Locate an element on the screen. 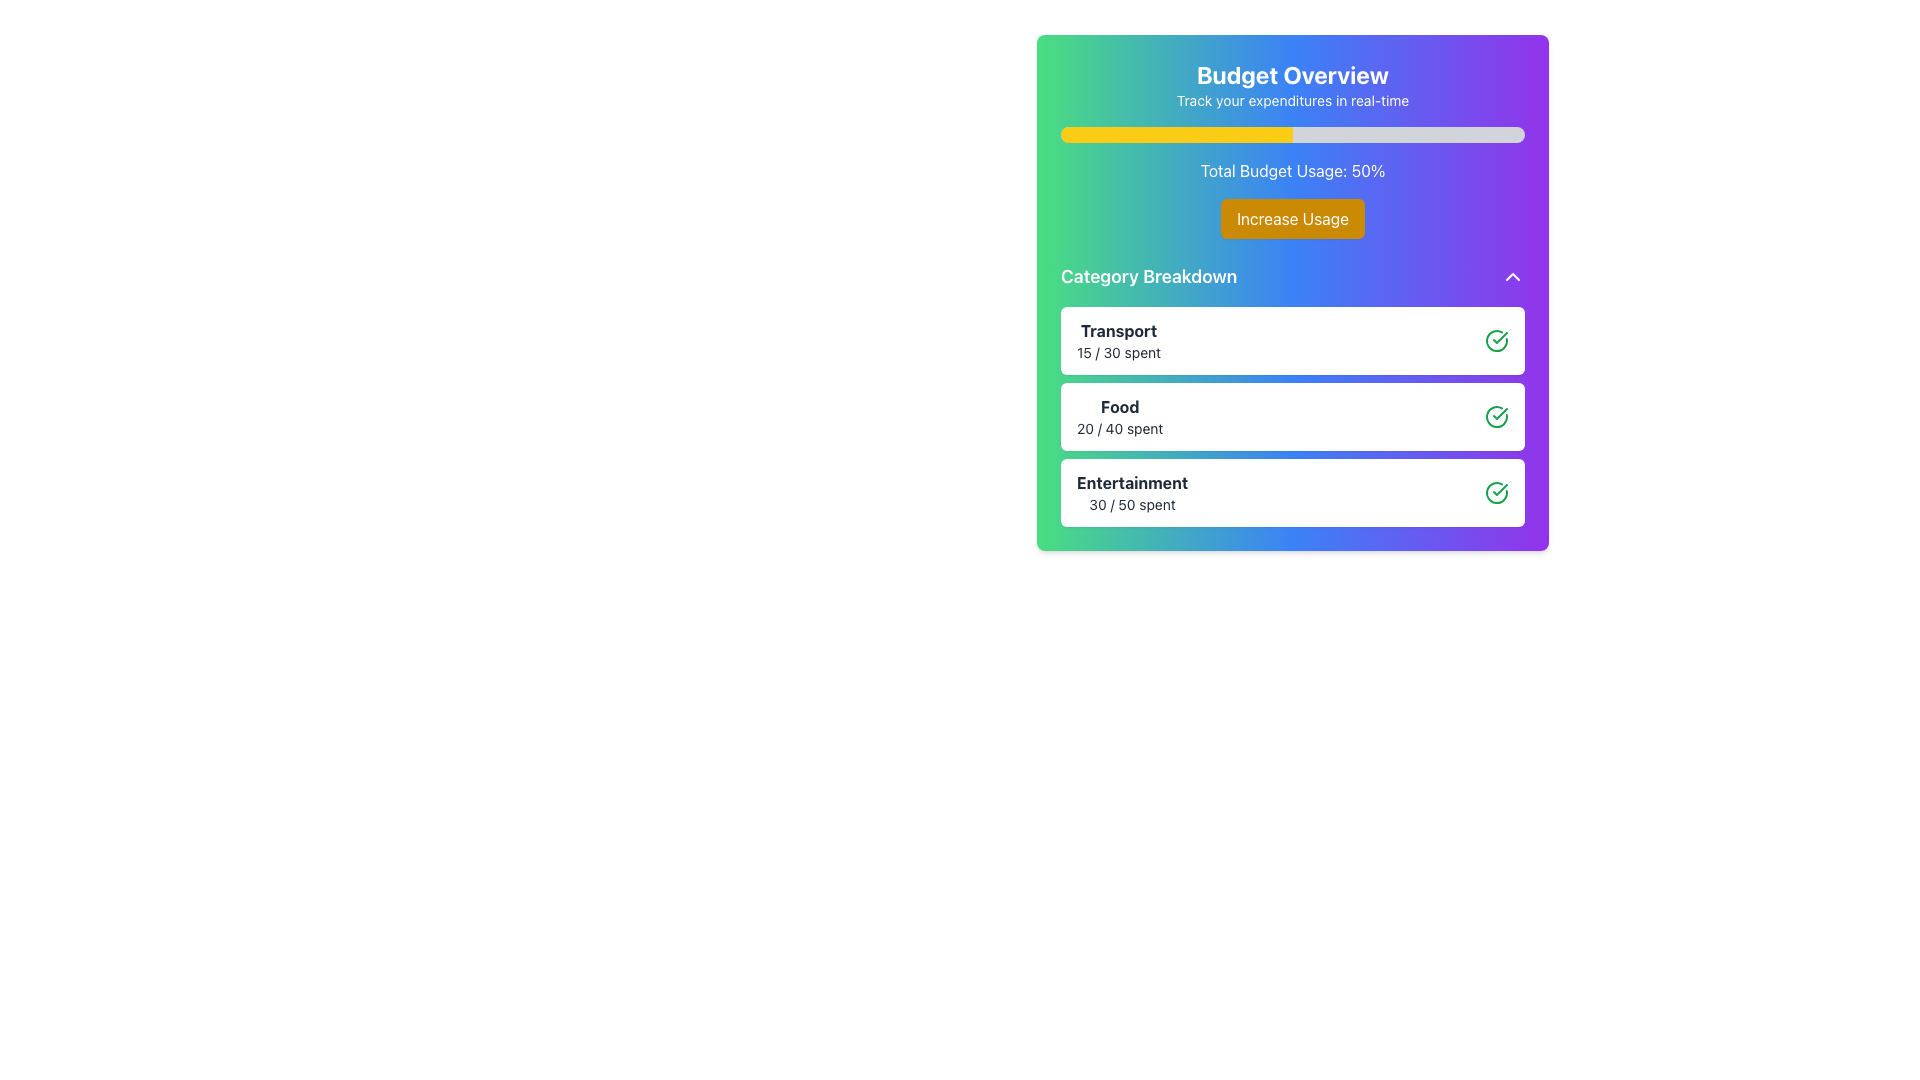 The height and width of the screenshot is (1080, 1920). the Progress Bar that visually represents the percentage of total budget usage, indicating 50% completion, located below 'Track your expenditures in real-time' and above 'Total Budget Usage: 50%' is located at coordinates (1292, 135).